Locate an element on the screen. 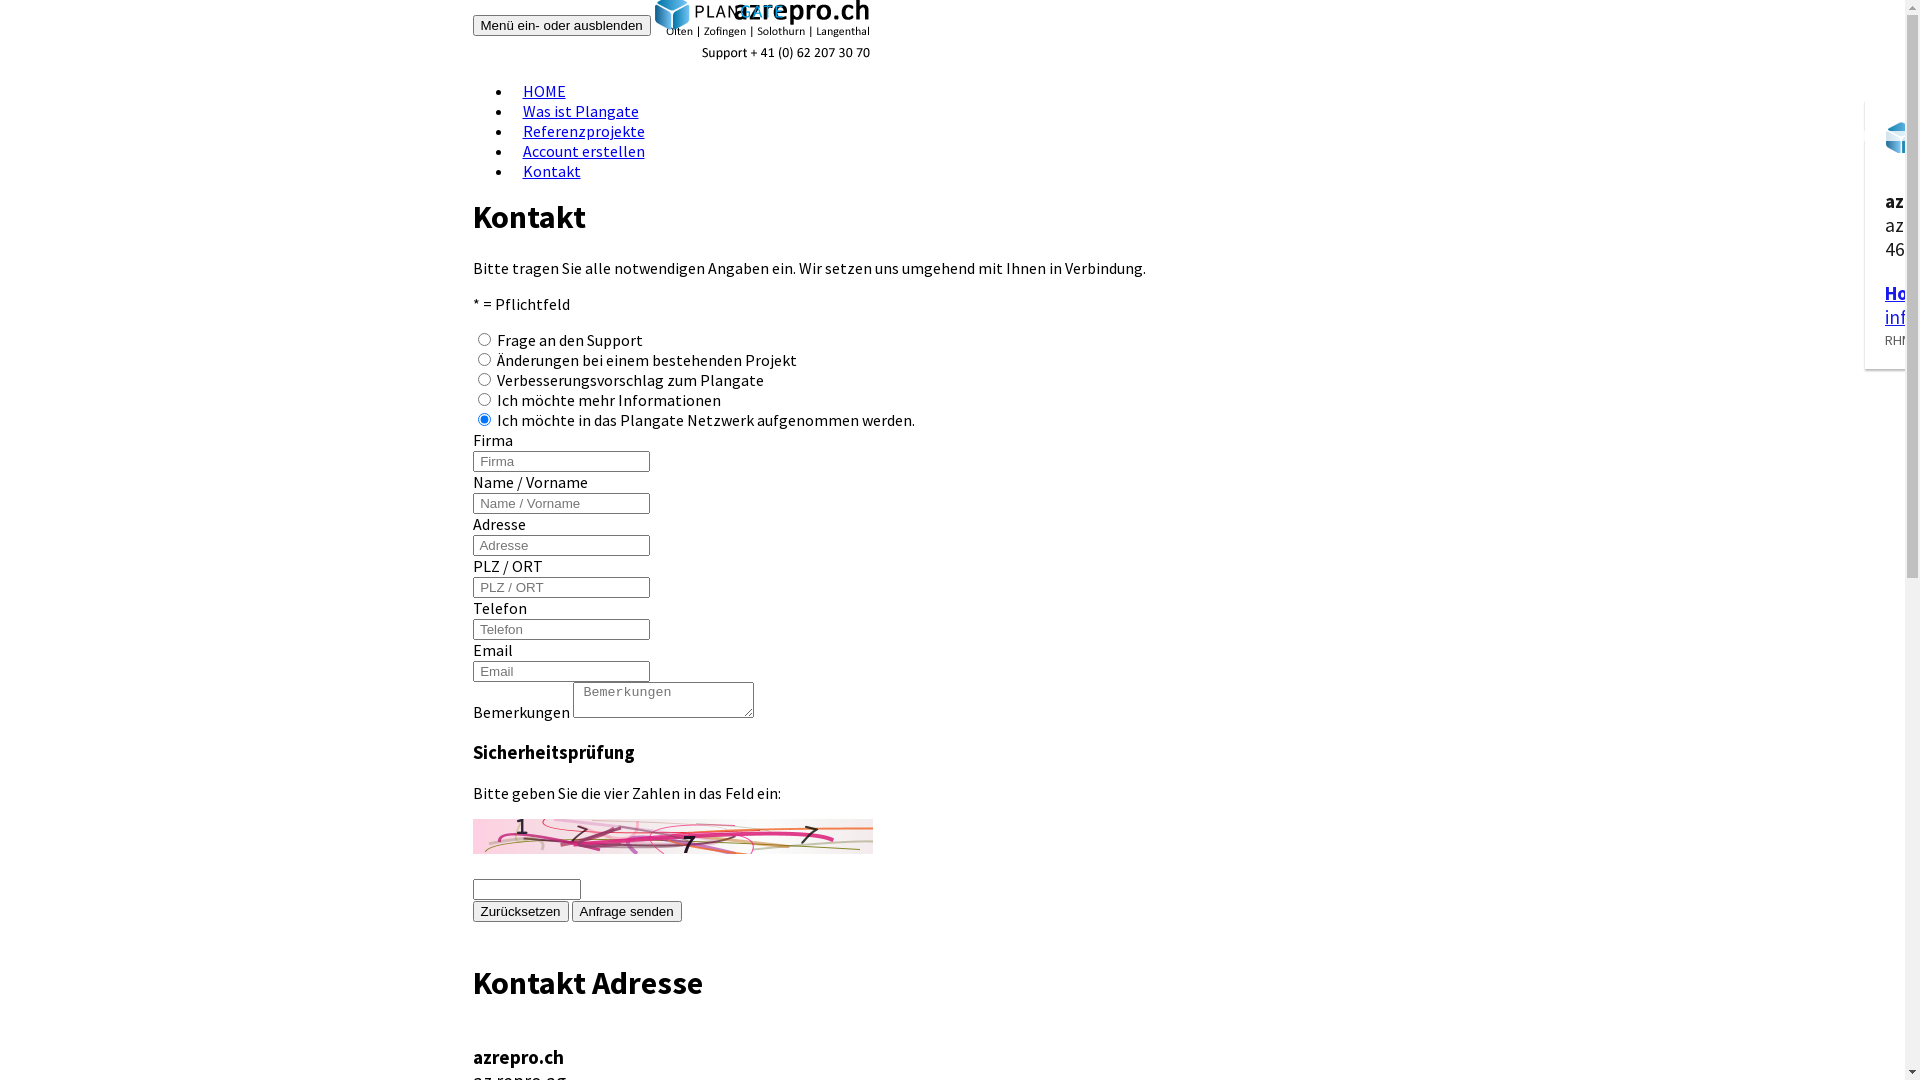  'Anfrage senden' is located at coordinates (626, 911).